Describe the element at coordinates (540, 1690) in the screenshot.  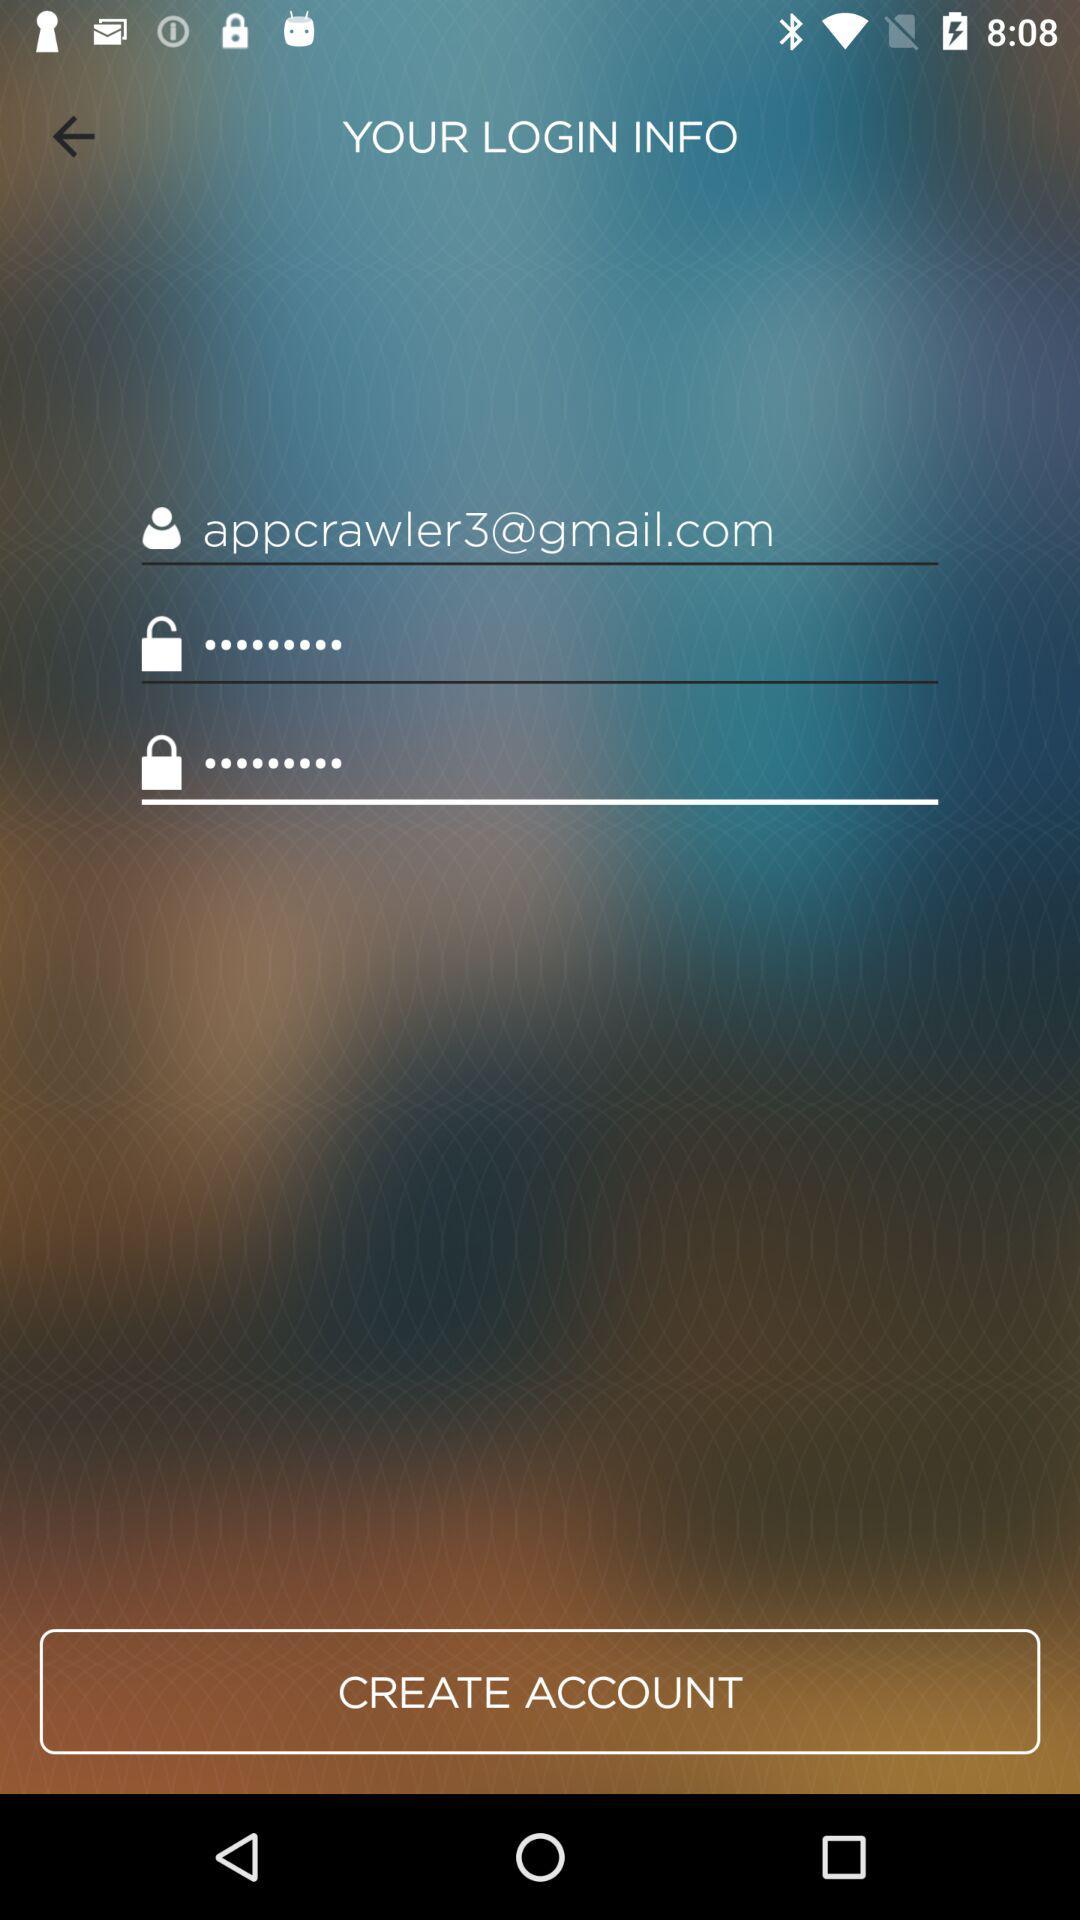
I see `create account item` at that location.